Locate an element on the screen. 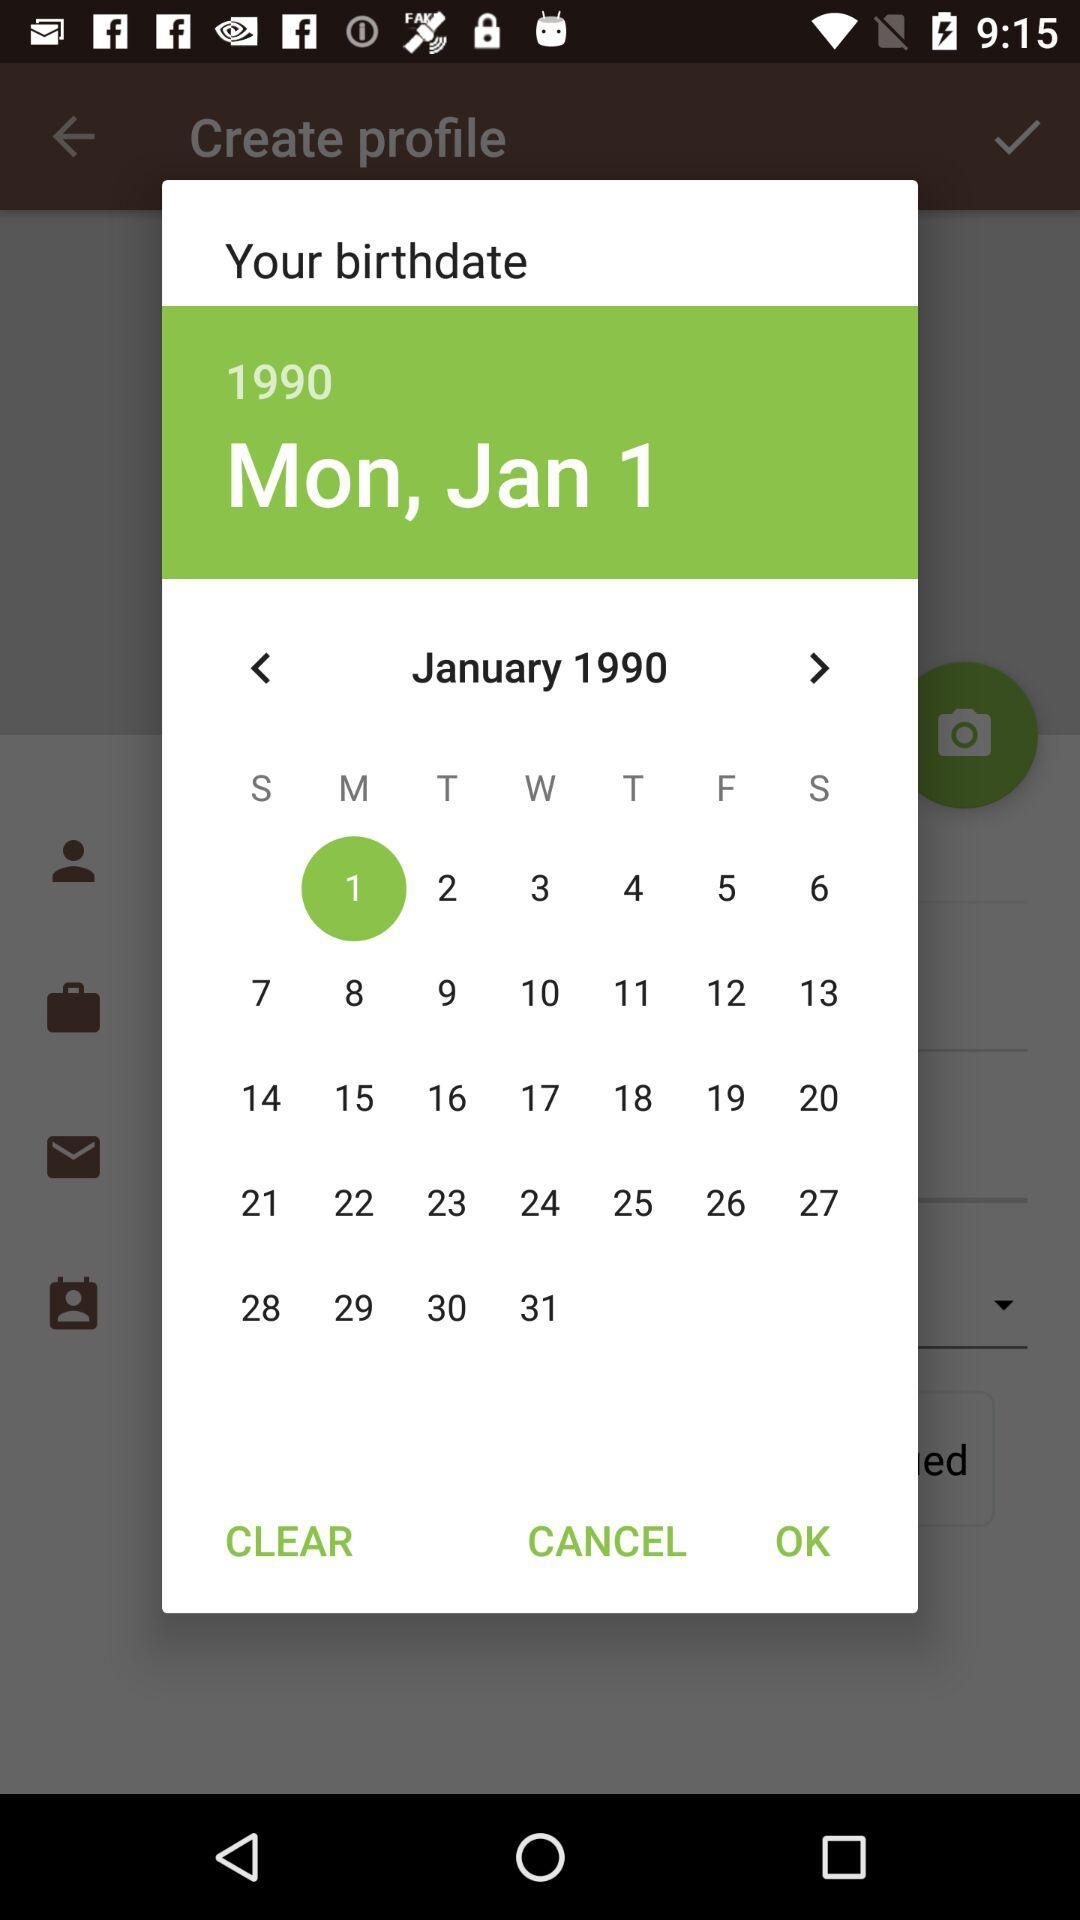 This screenshot has width=1080, height=1920. icon at the bottom right corner is located at coordinates (801, 1538).